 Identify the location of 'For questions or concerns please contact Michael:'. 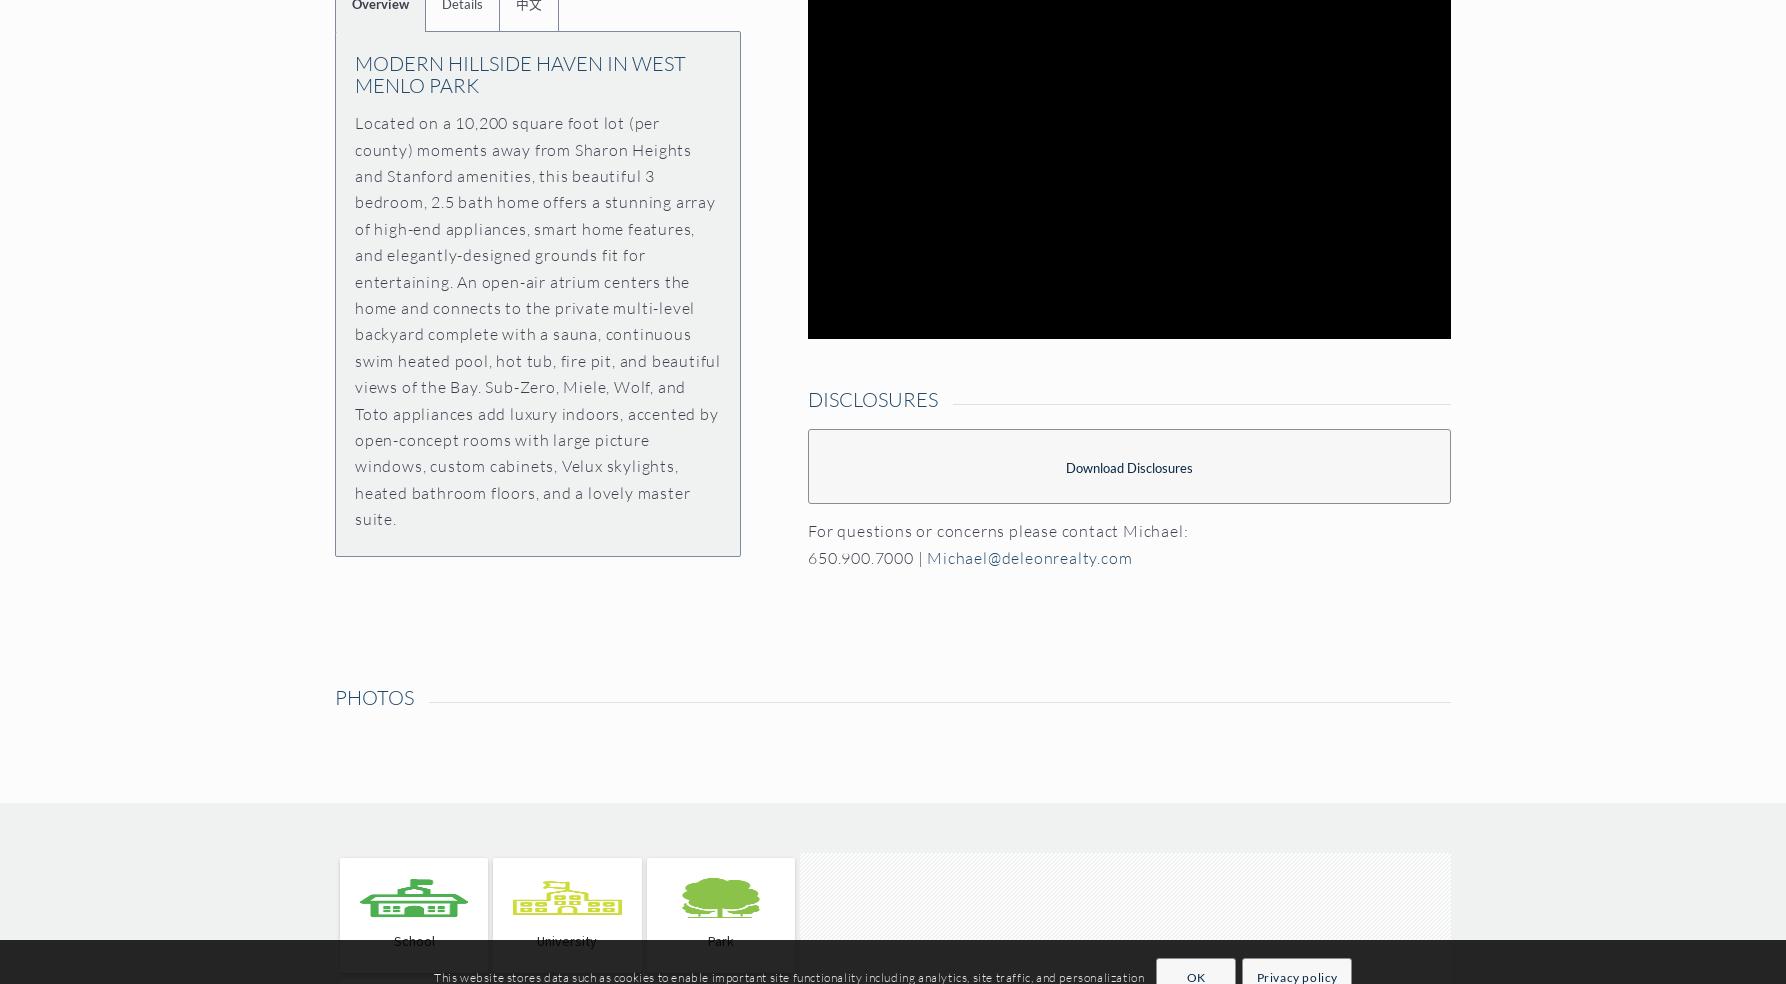
(806, 528).